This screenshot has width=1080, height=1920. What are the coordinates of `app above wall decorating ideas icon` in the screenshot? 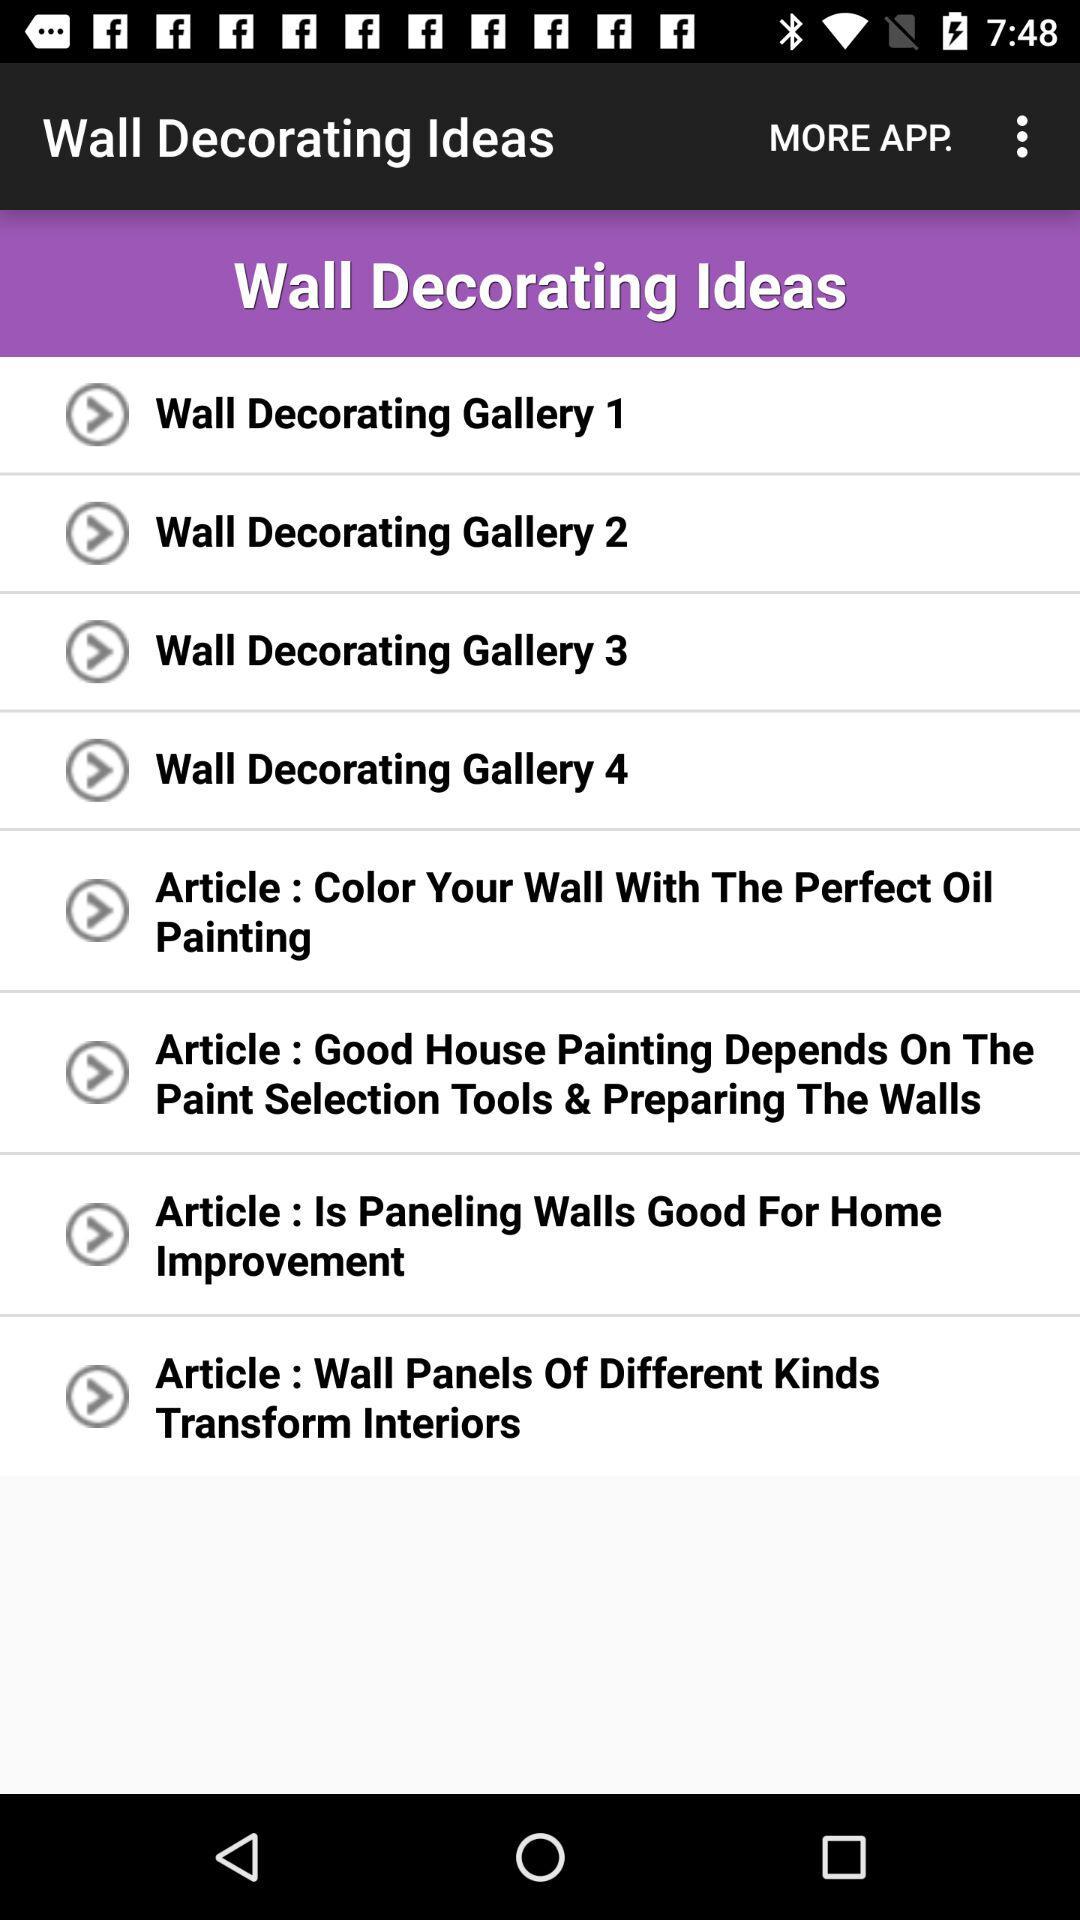 It's located at (860, 135).